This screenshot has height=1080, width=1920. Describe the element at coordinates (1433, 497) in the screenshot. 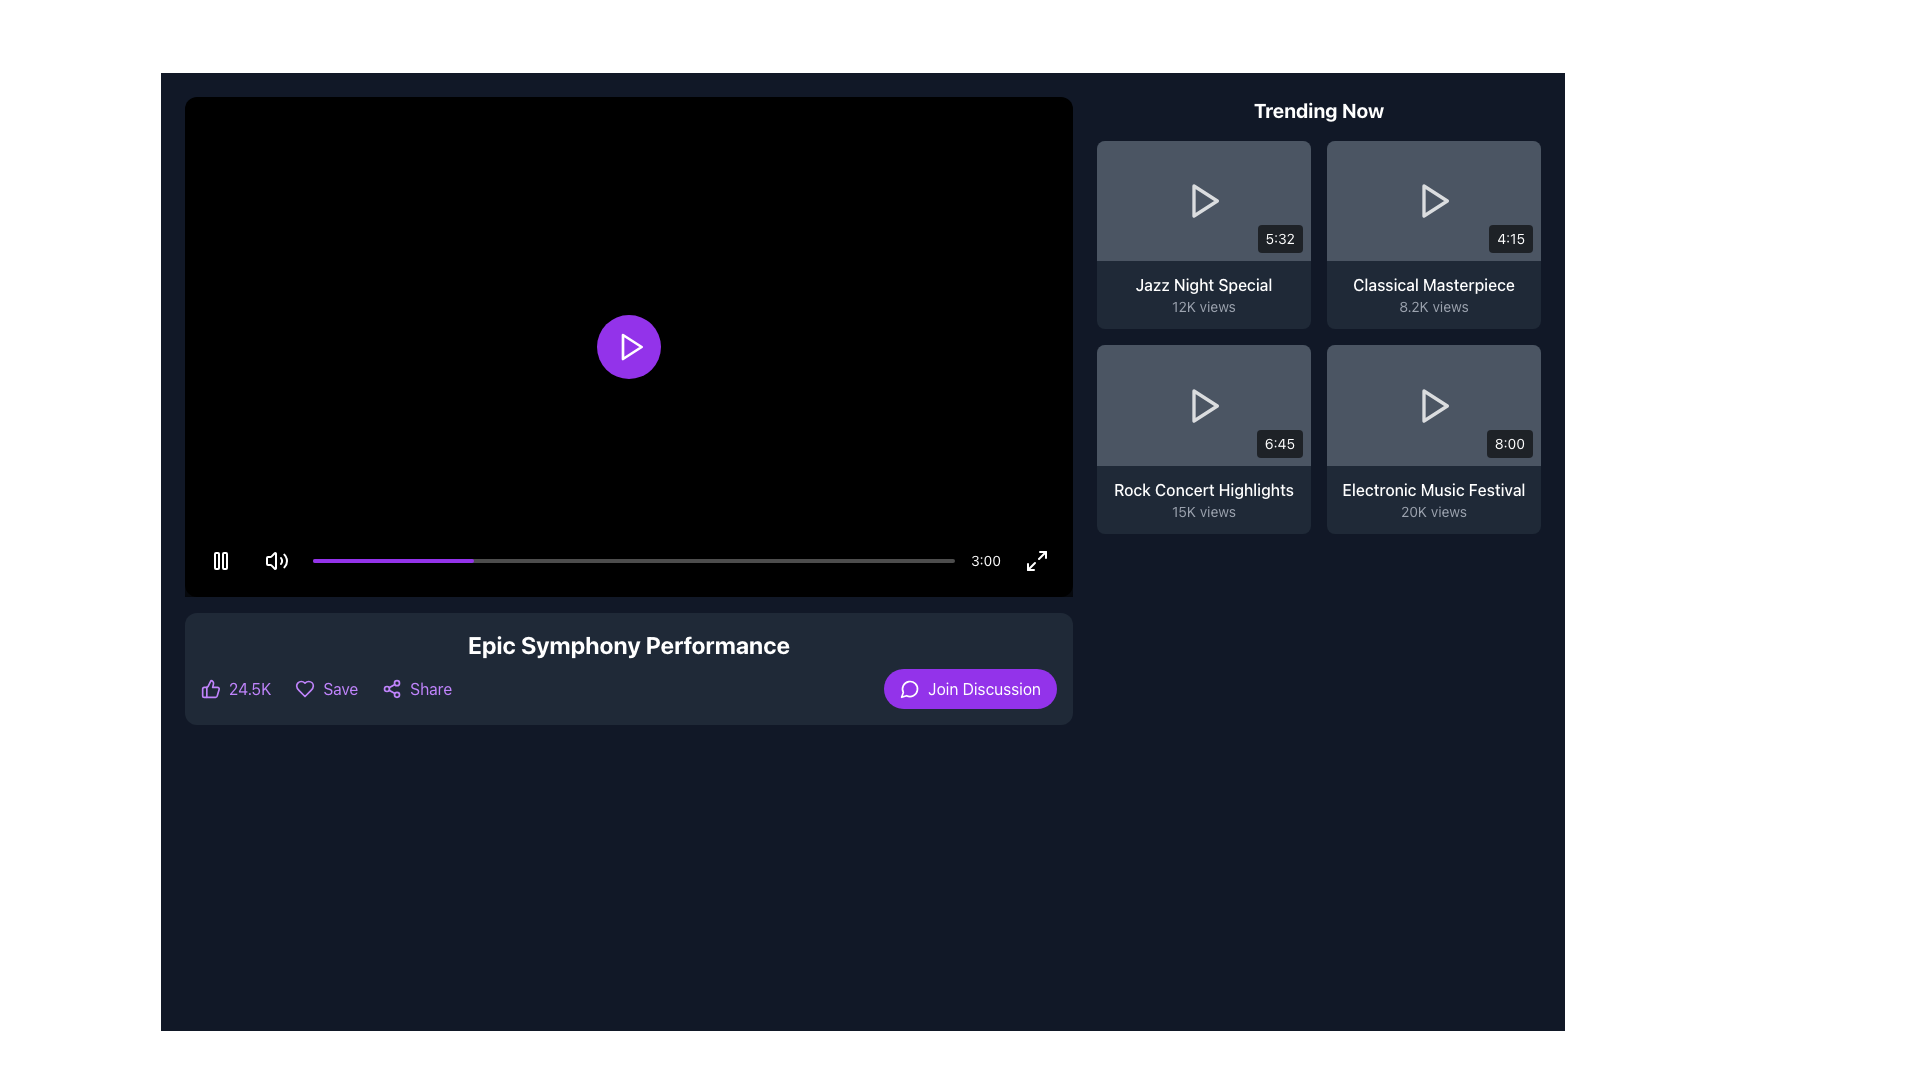

I see `the Label Group containing the title 'Electronic Music Festival' and view count '20K views' for navigation in the 'Trending Now' section` at that location.